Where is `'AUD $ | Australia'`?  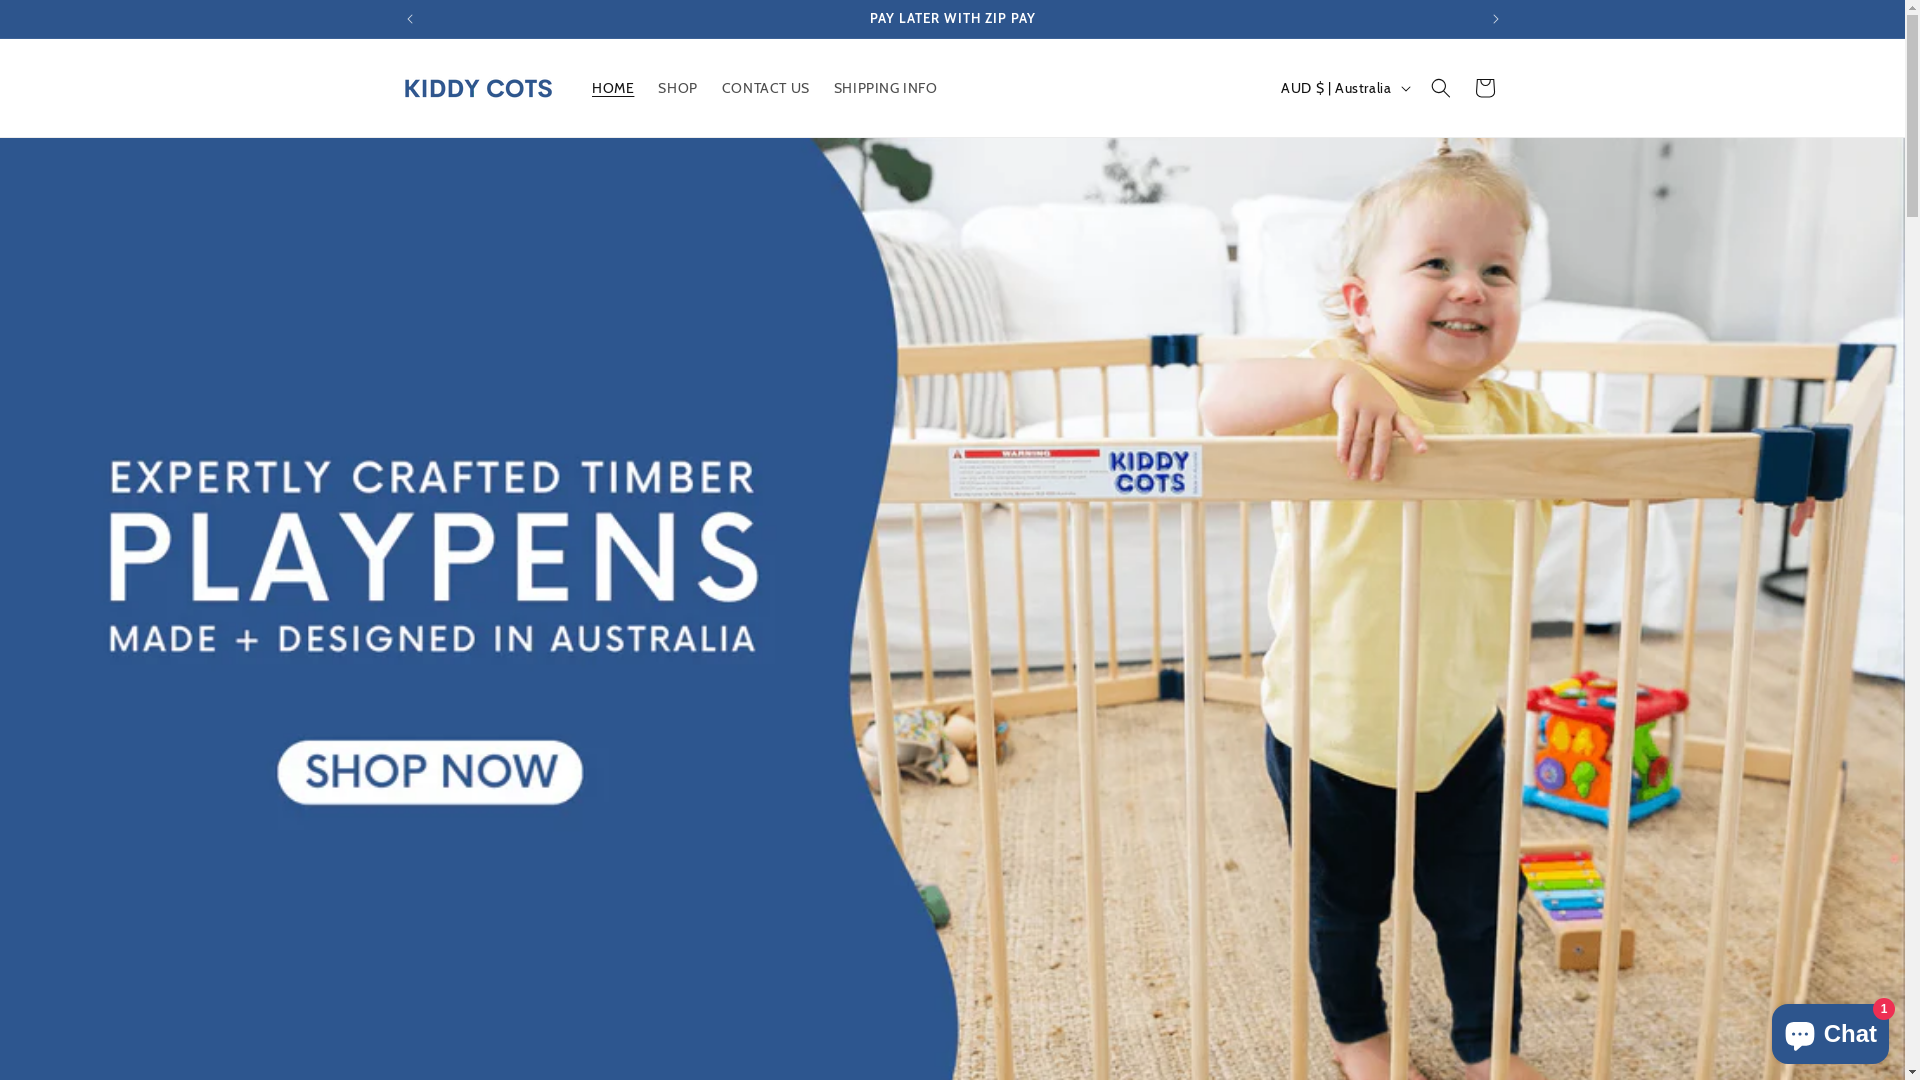
'AUD $ | Australia' is located at coordinates (1343, 87).